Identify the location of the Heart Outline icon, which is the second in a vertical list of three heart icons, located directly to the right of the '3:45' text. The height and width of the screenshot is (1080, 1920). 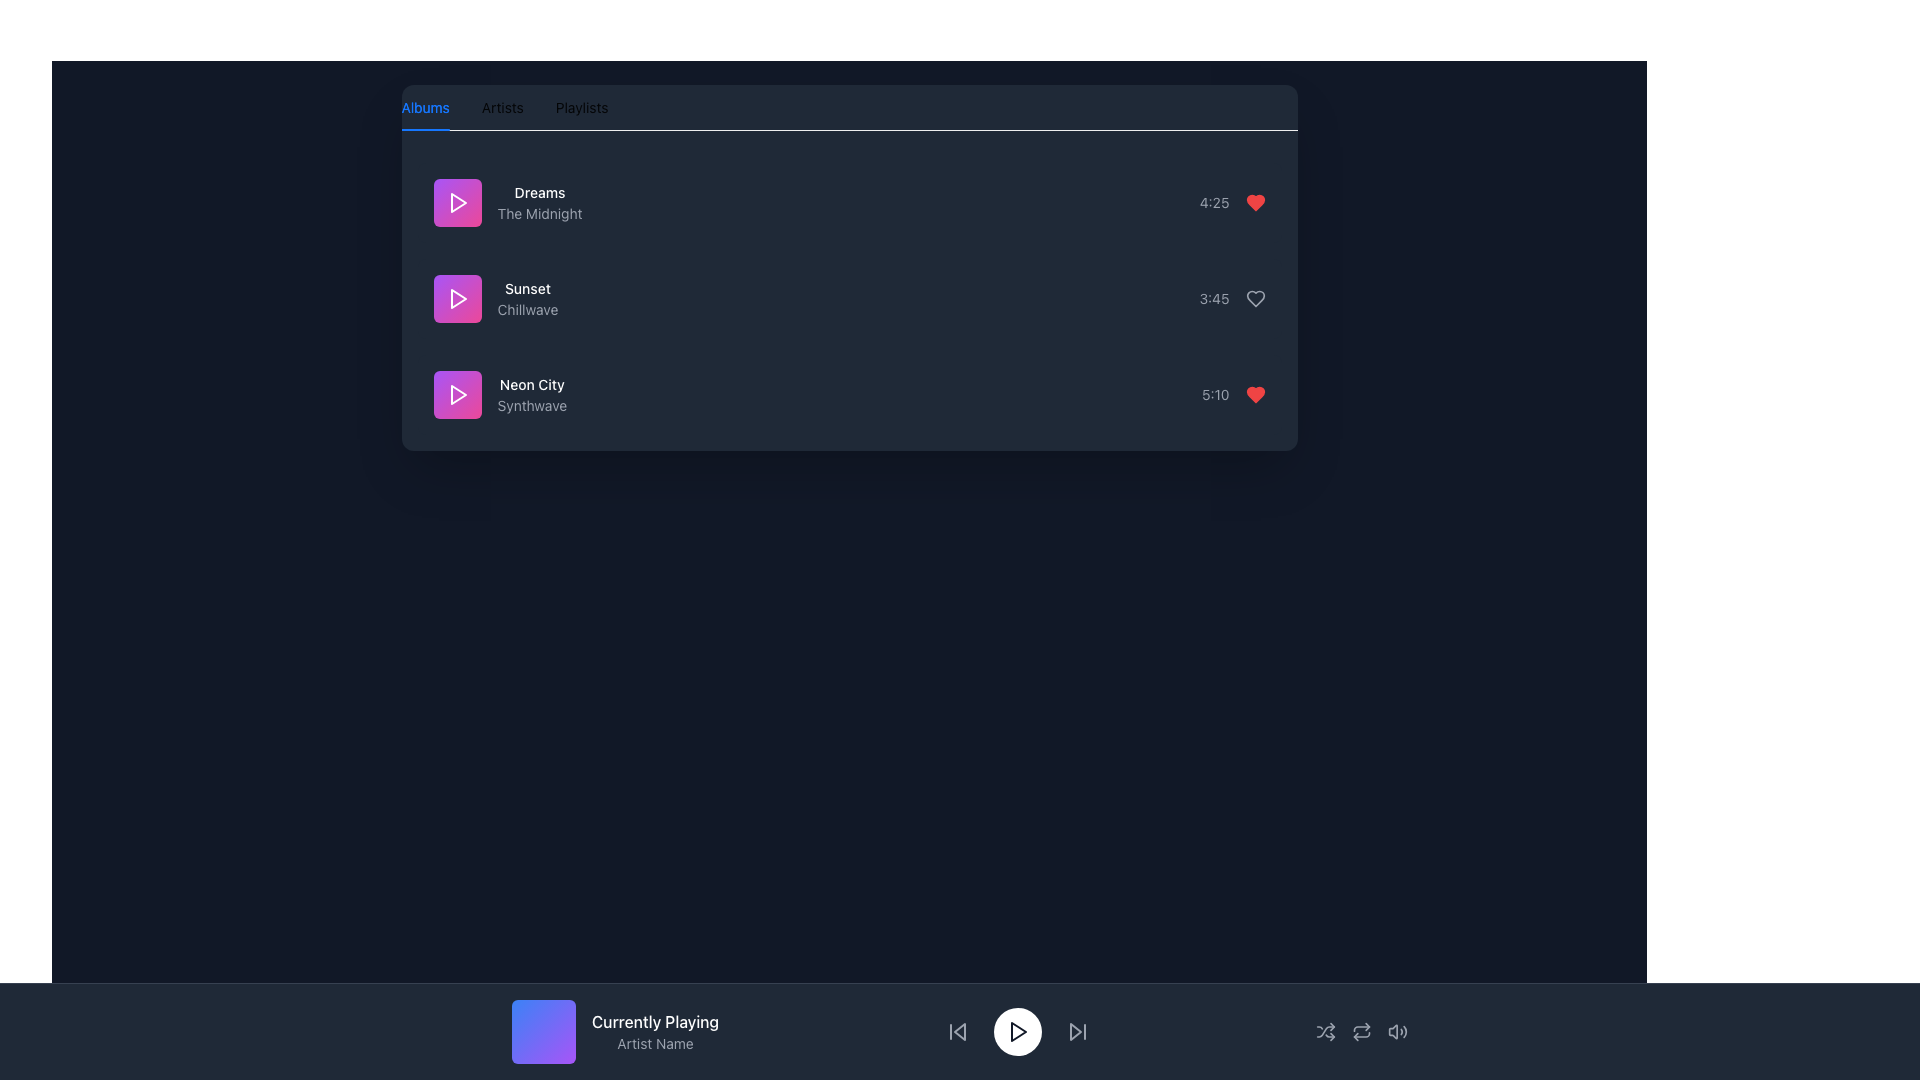
(1254, 299).